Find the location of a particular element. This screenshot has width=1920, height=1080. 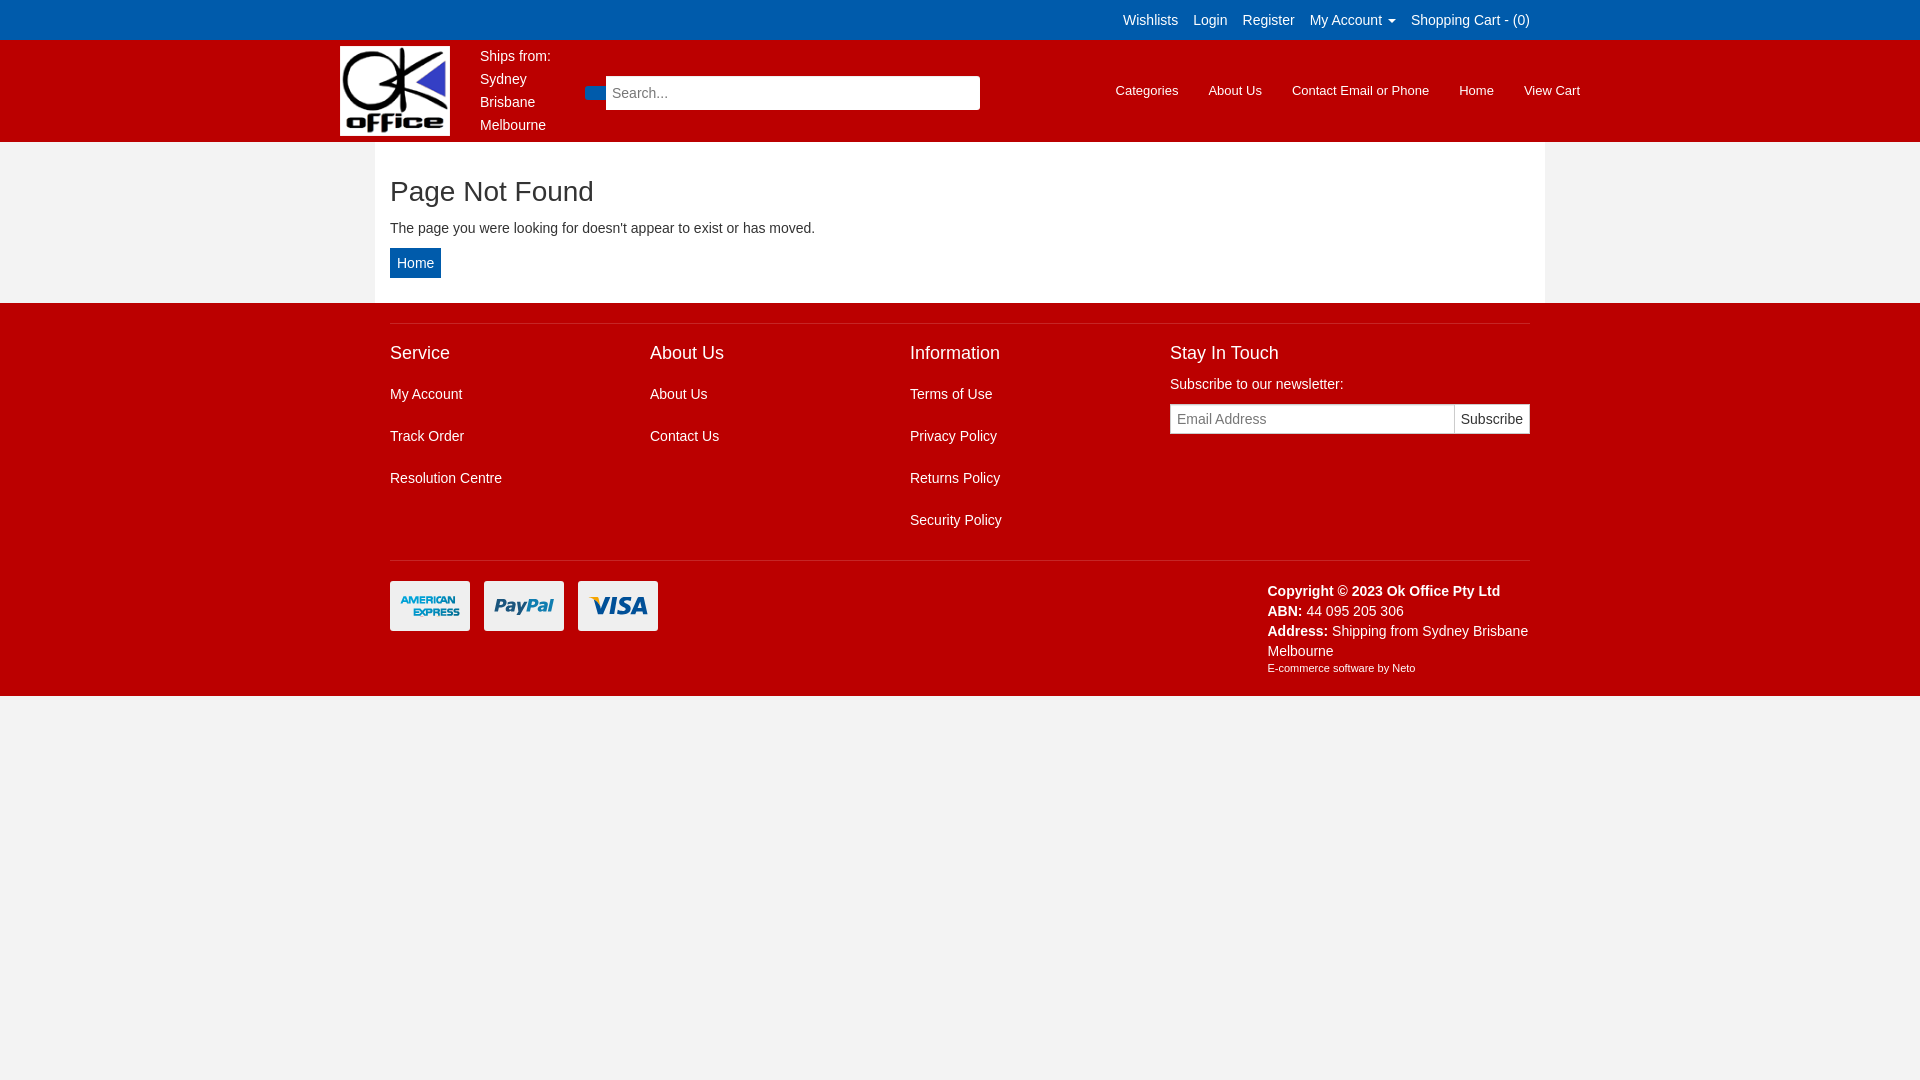

'Register' is located at coordinates (1267, 19).